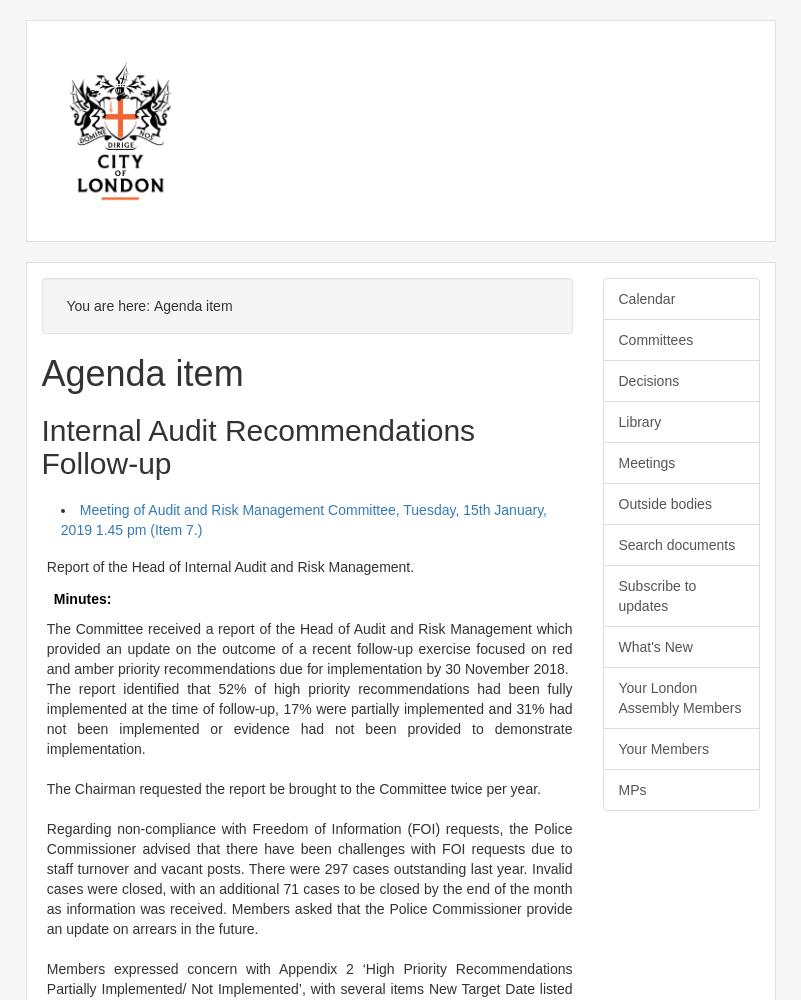 This screenshot has width=801, height=1000. What do you see at coordinates (676, 545) in the screenshot?
I see `'Search documents'` at bounding box center [676, 545].